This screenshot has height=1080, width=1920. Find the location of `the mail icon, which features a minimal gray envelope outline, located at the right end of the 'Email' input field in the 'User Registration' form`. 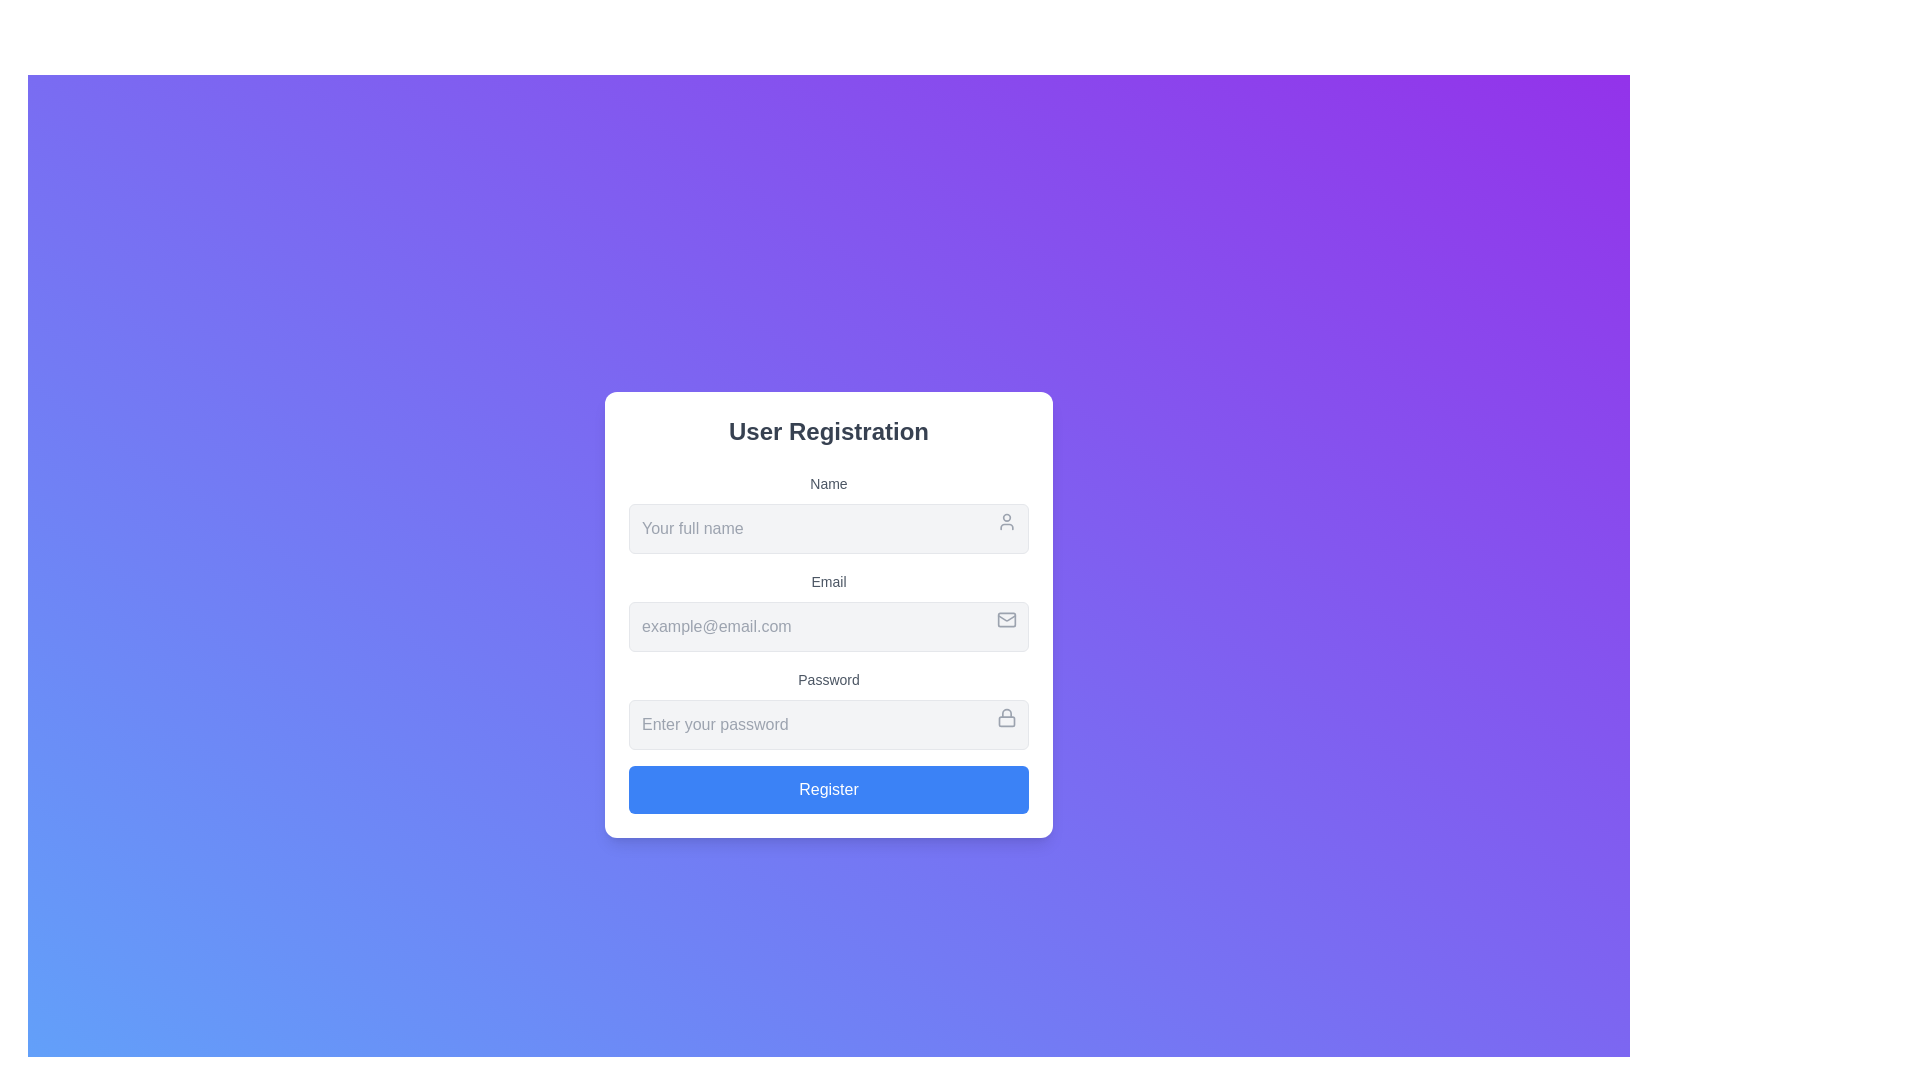

the mail icon, which features a minimal gray envelope outline, located at the right end of the 'Email' input field in the 'User Registration' form is located at coordinates (1007, 619).